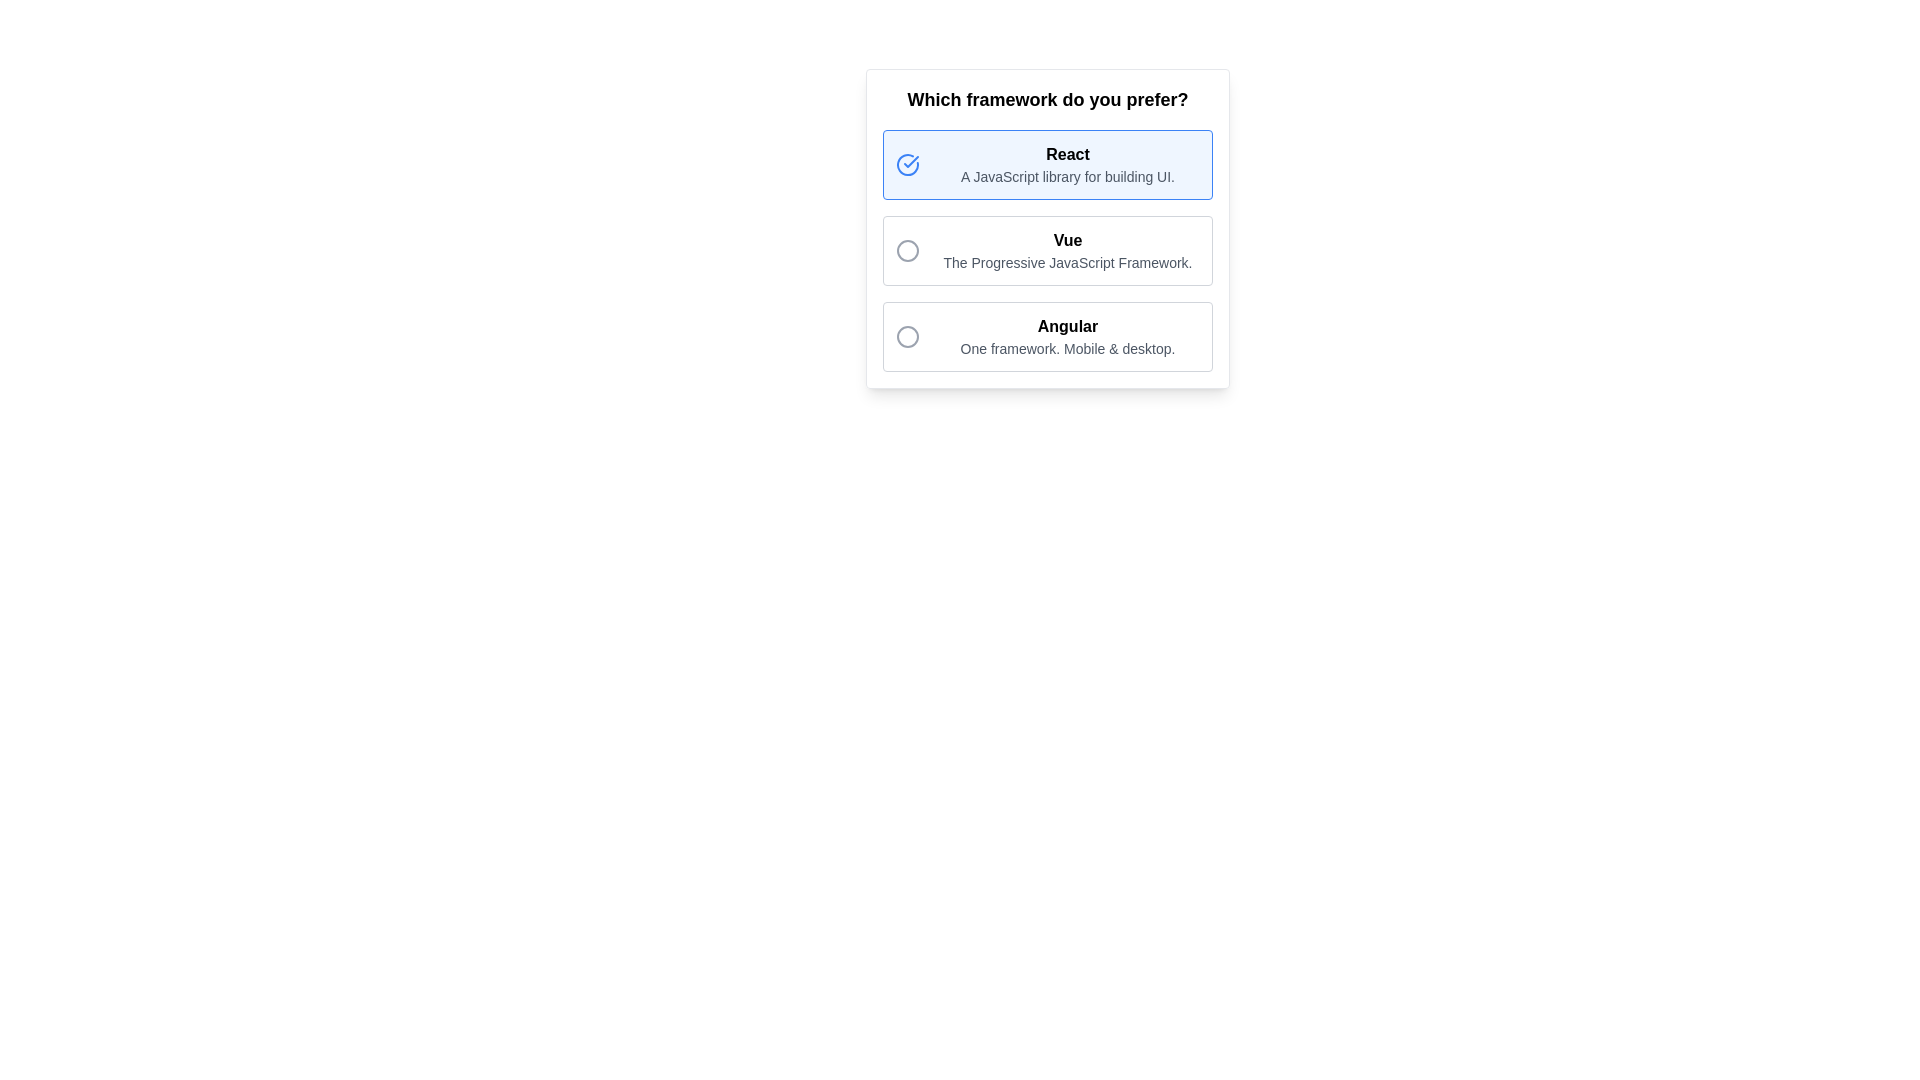 The height and width of the screenshot is (1080, 1920). What do you see at coordinates (906, 164) in the screenshot?
I see `the selected state indicator icon for the 'React' option in the preference selection menu, located to the left of the 'React' text` at bounding box center [906, 164].